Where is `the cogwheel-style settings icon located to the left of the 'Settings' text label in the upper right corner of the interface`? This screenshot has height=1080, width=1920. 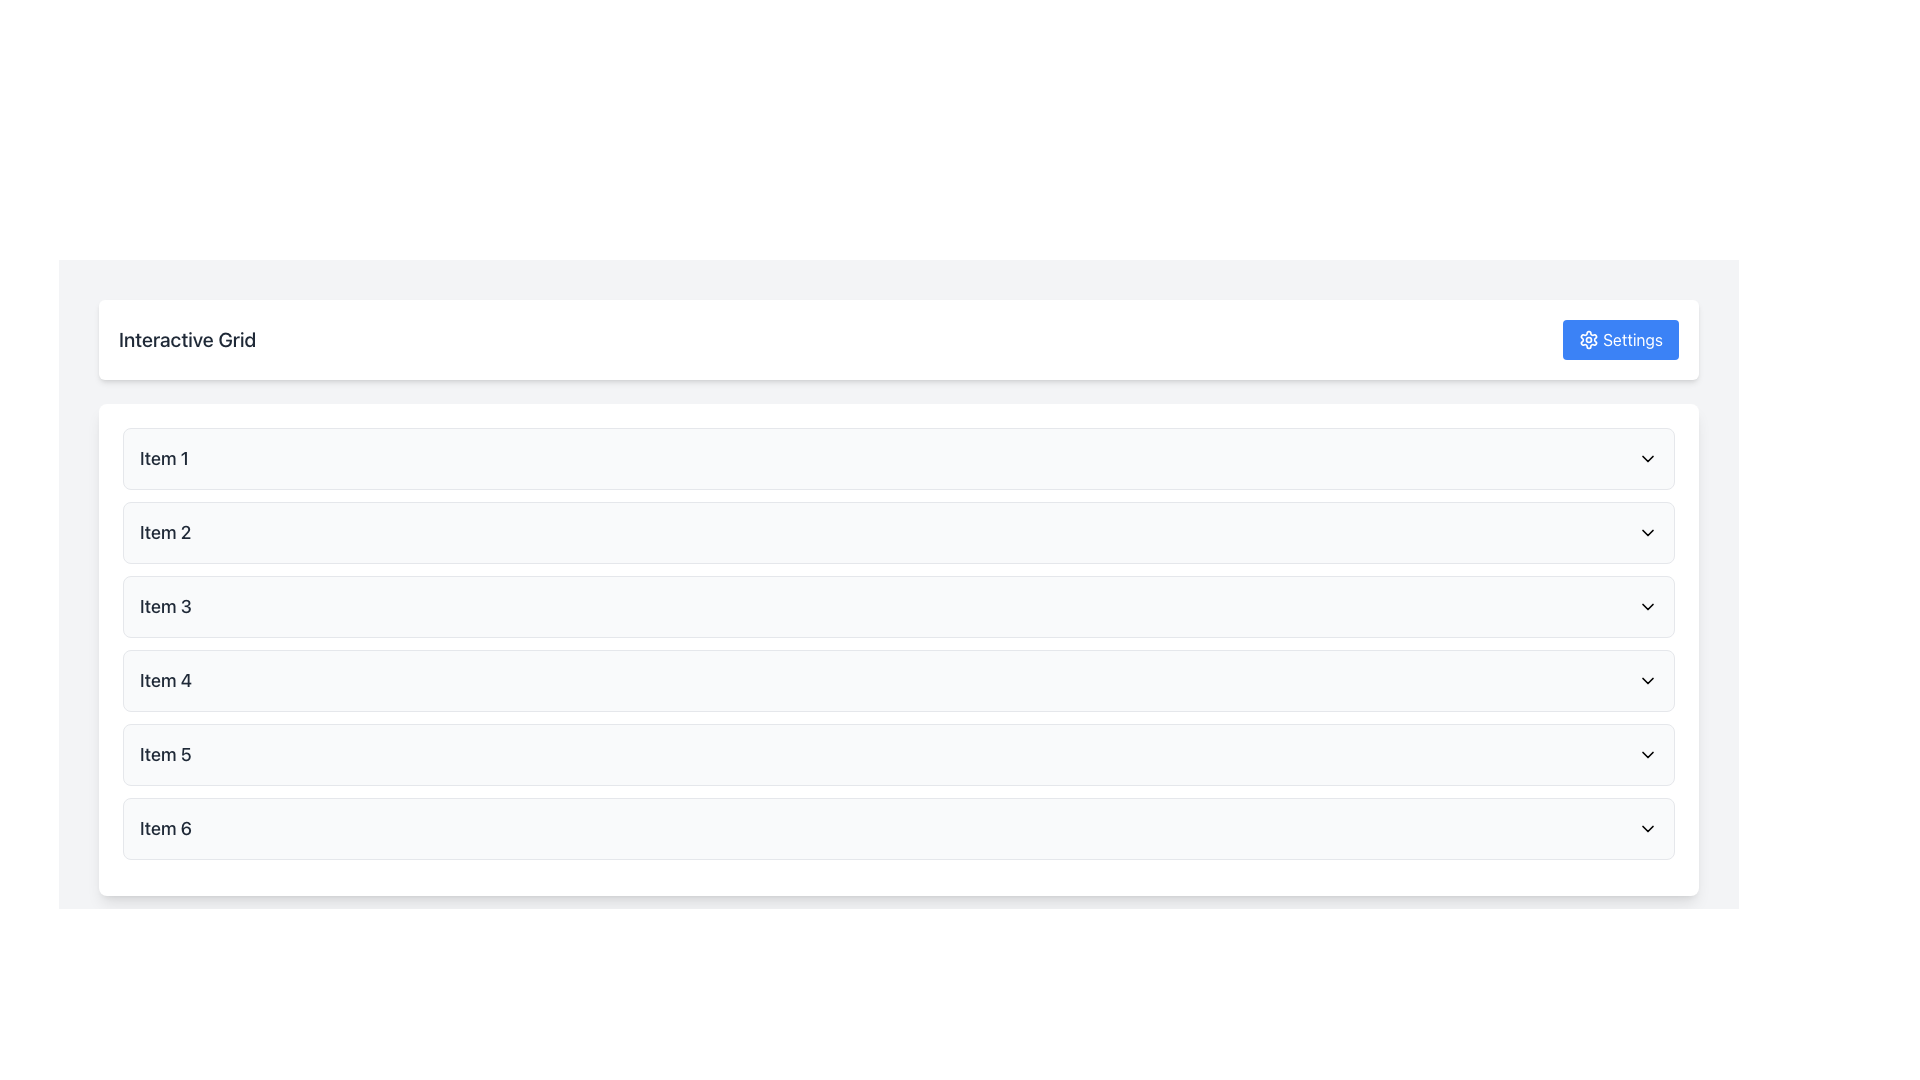
the cogwheel-style settings icon located to the left of the 'Settings' text label in the upper right corner of the interface is located at coordinates (1588, 338).